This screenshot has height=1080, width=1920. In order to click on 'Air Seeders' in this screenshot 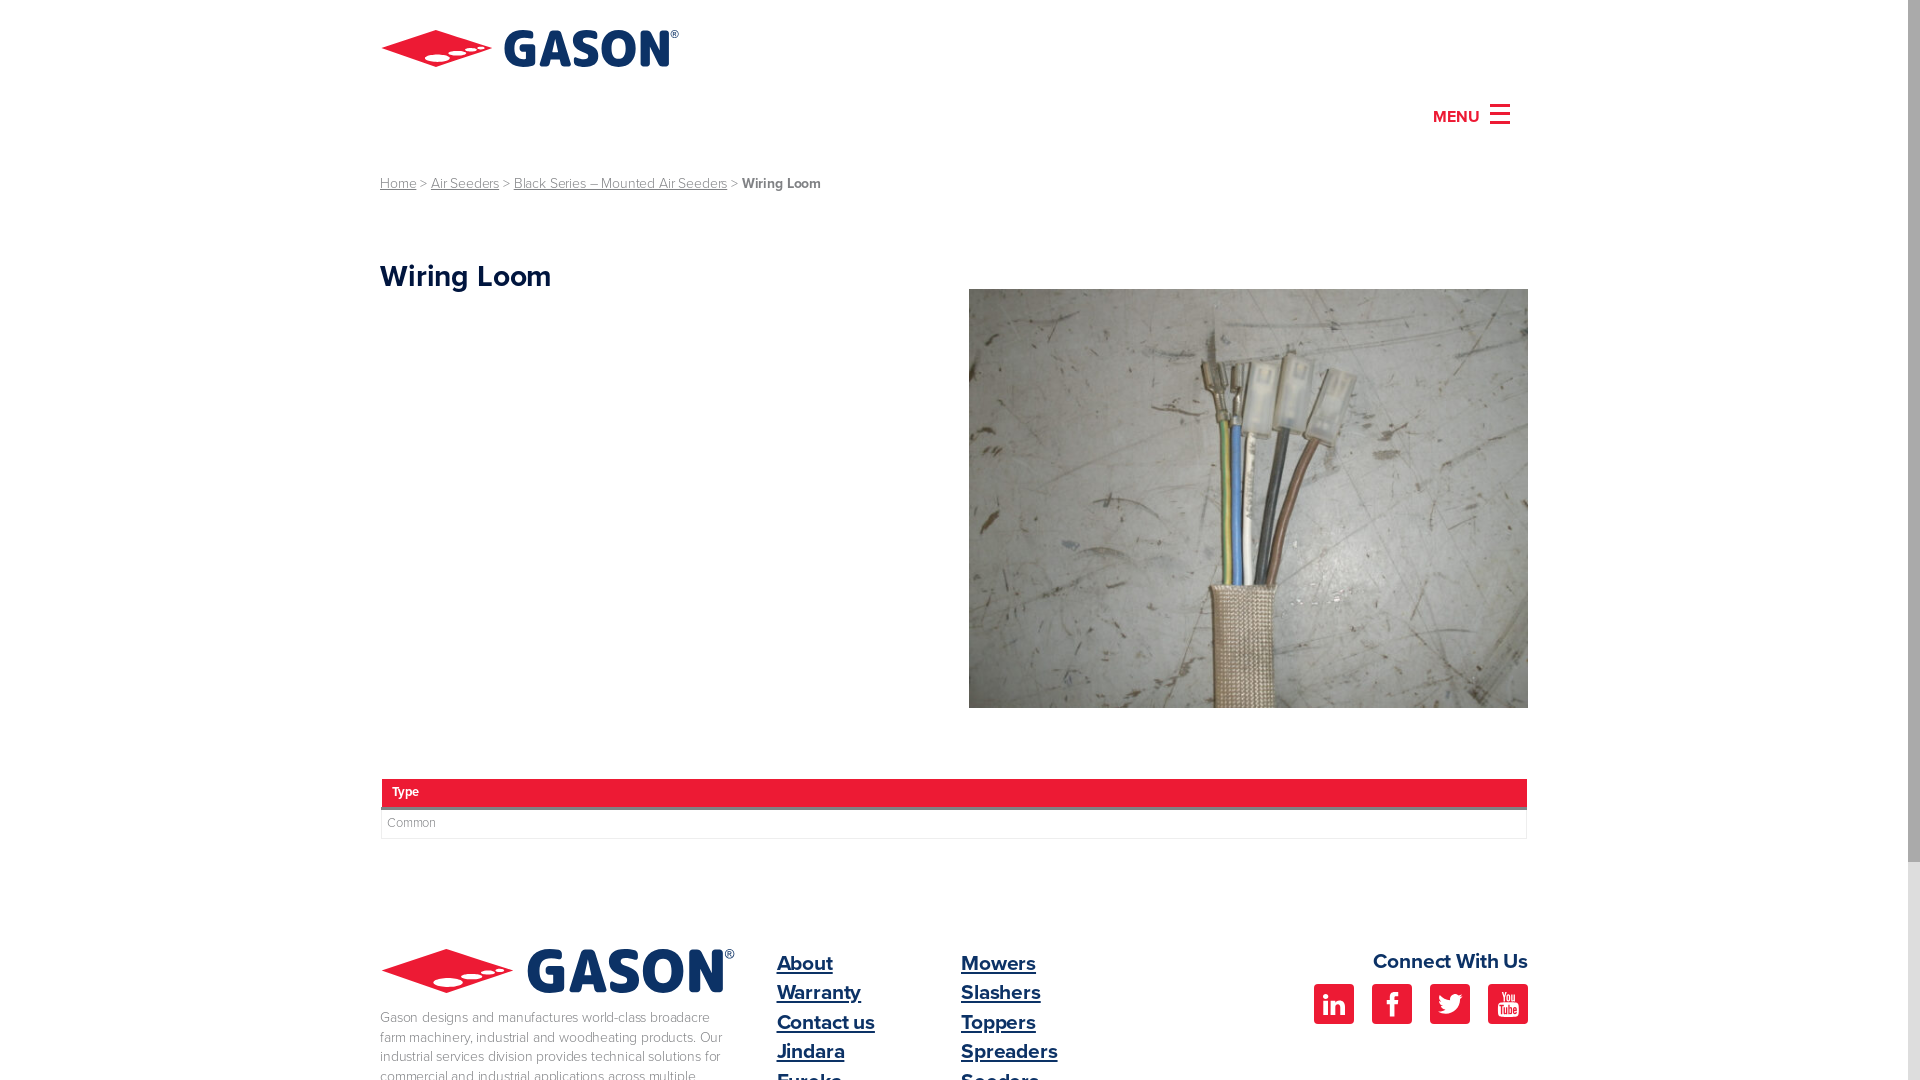, I will do `click(430, 183)`.